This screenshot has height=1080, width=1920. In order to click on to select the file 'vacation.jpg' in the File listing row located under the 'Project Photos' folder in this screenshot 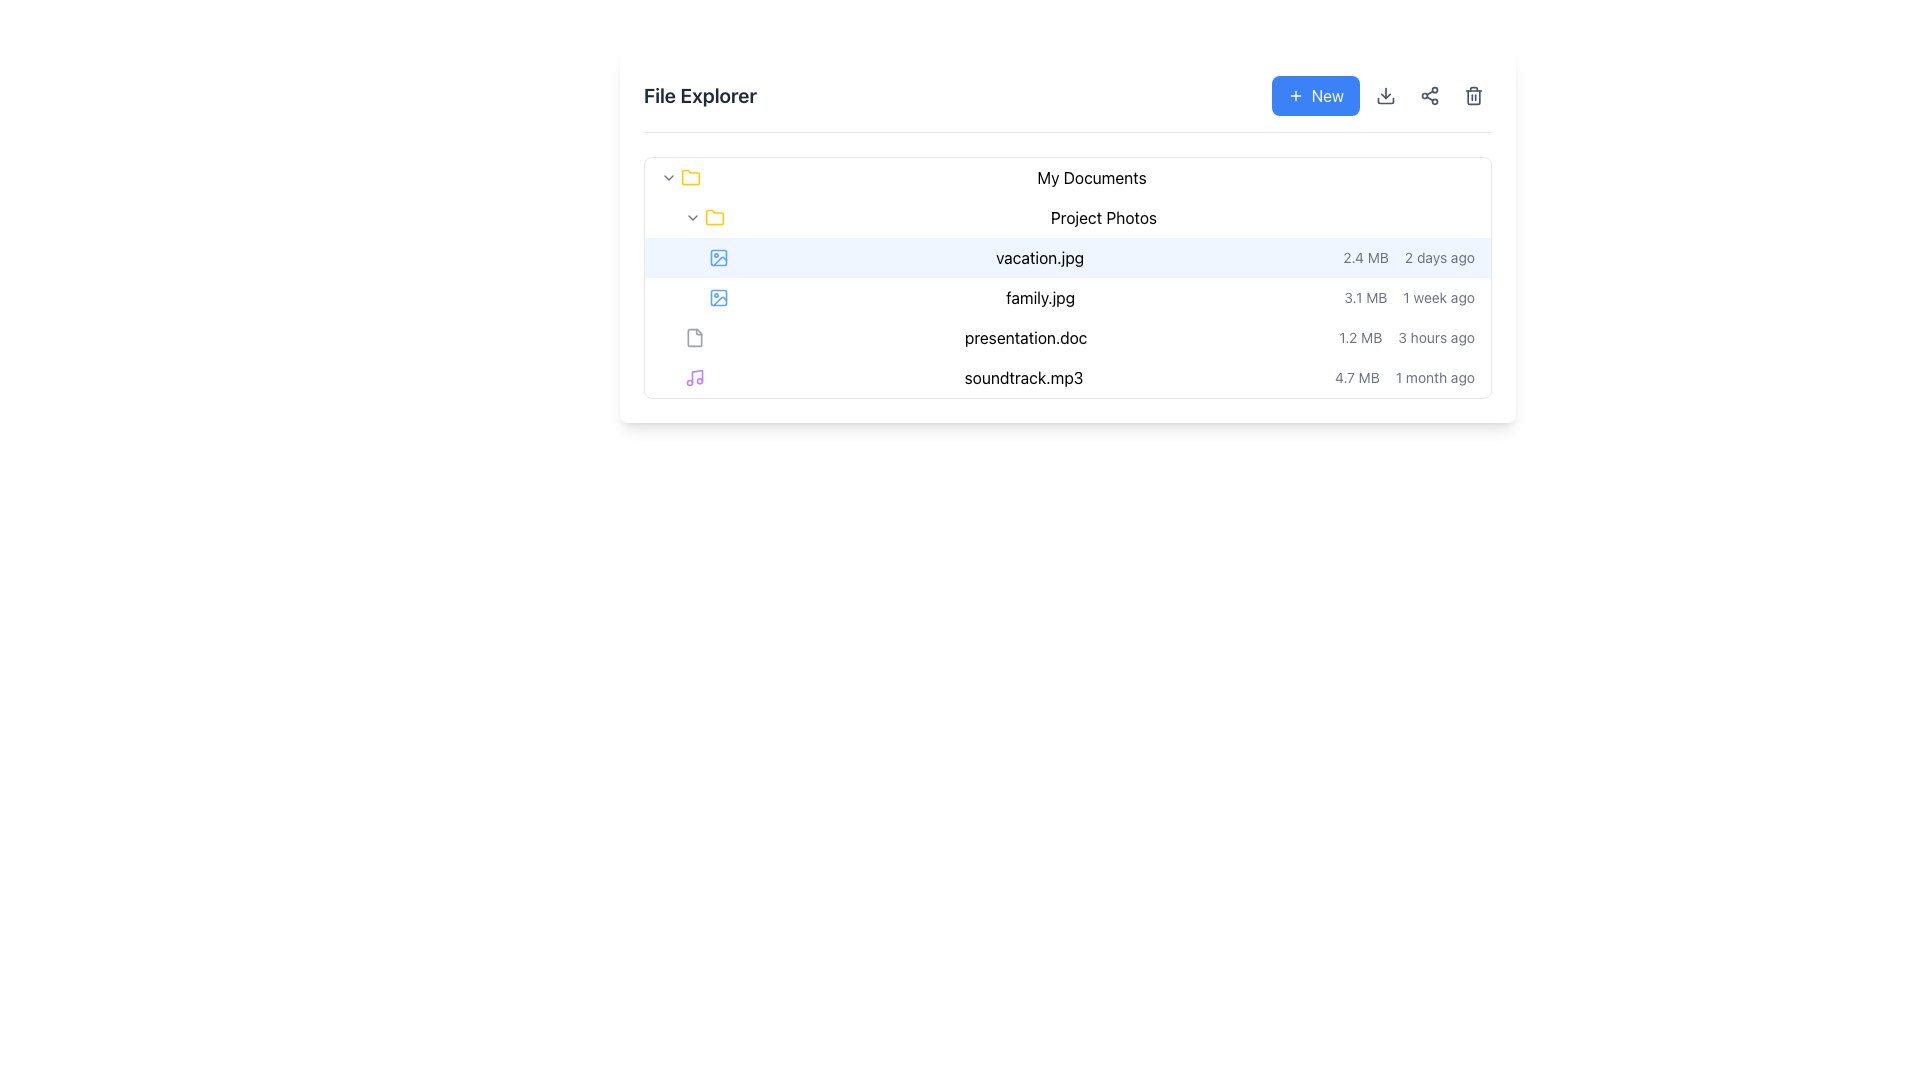, I will do `click(1067, 277)`.